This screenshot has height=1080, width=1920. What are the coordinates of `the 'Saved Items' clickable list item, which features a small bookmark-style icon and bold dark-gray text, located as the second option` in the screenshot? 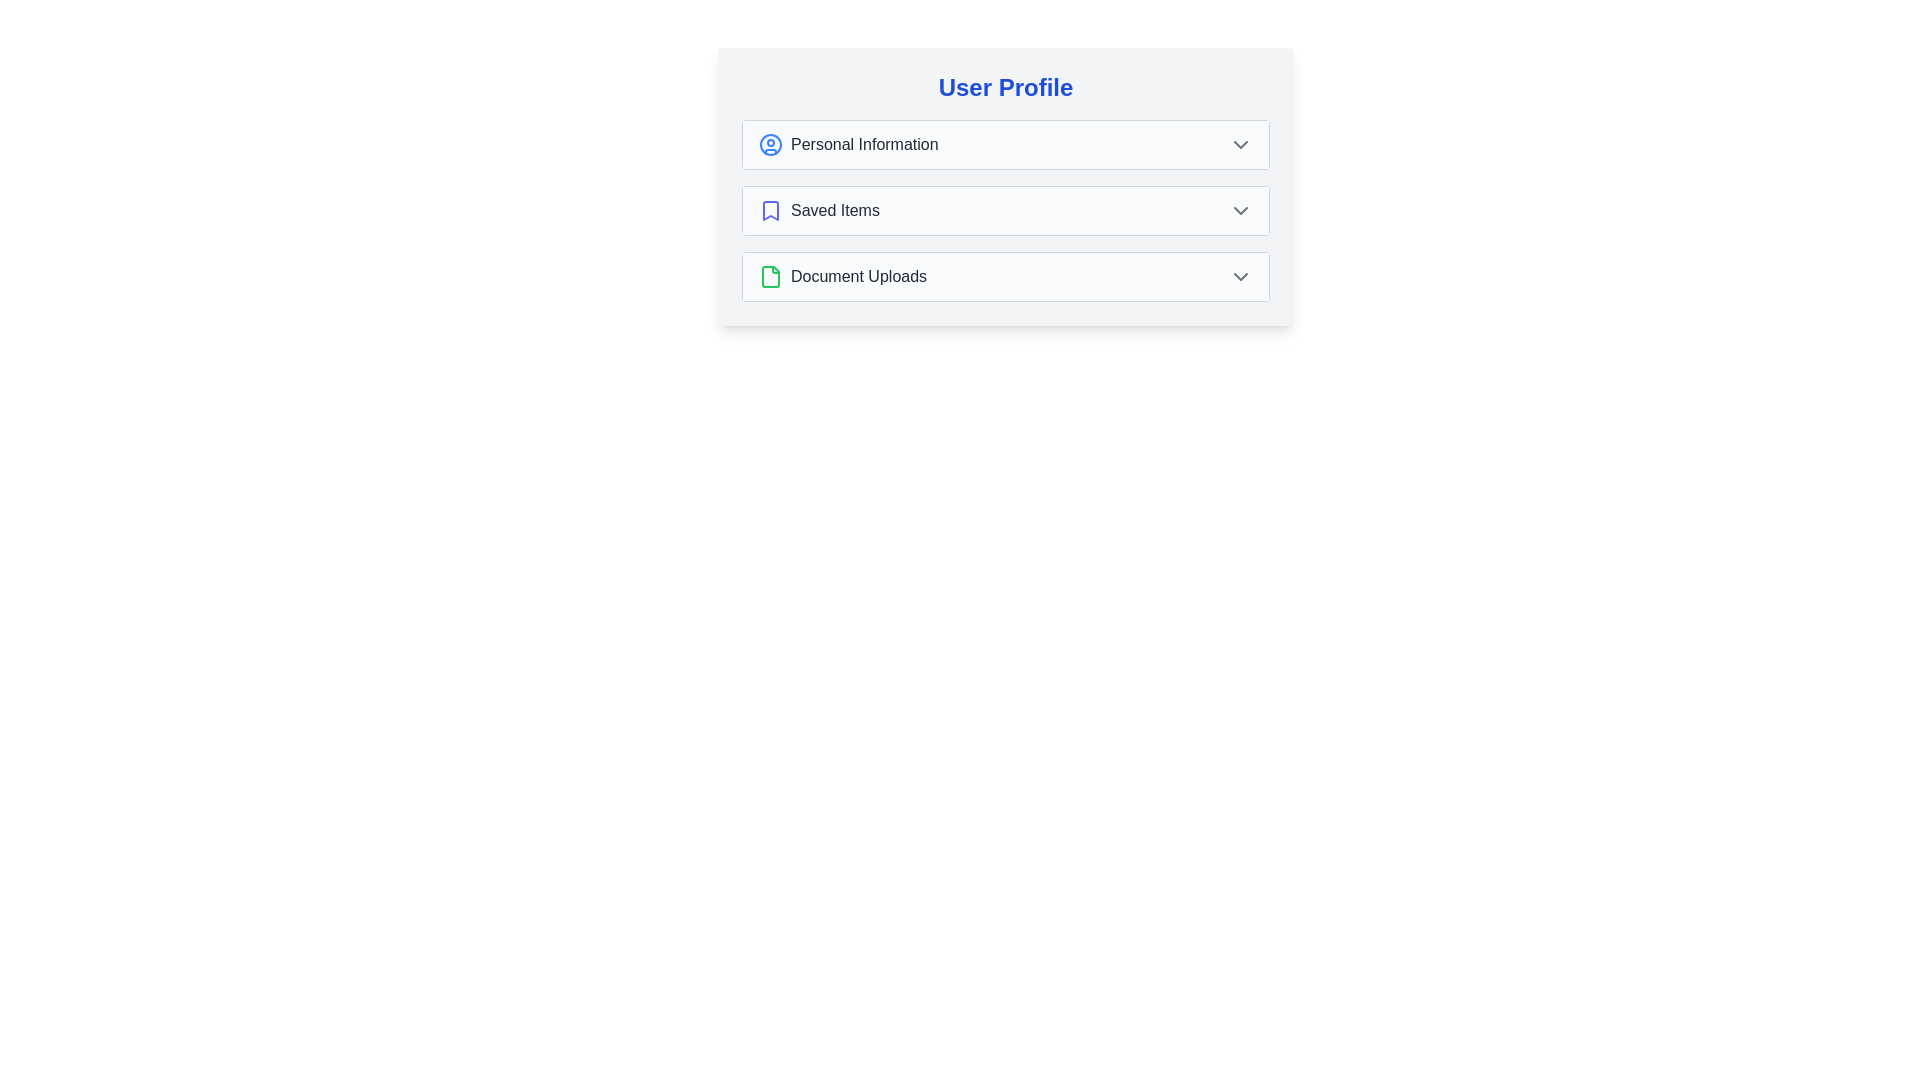 It's located at (819, 211).